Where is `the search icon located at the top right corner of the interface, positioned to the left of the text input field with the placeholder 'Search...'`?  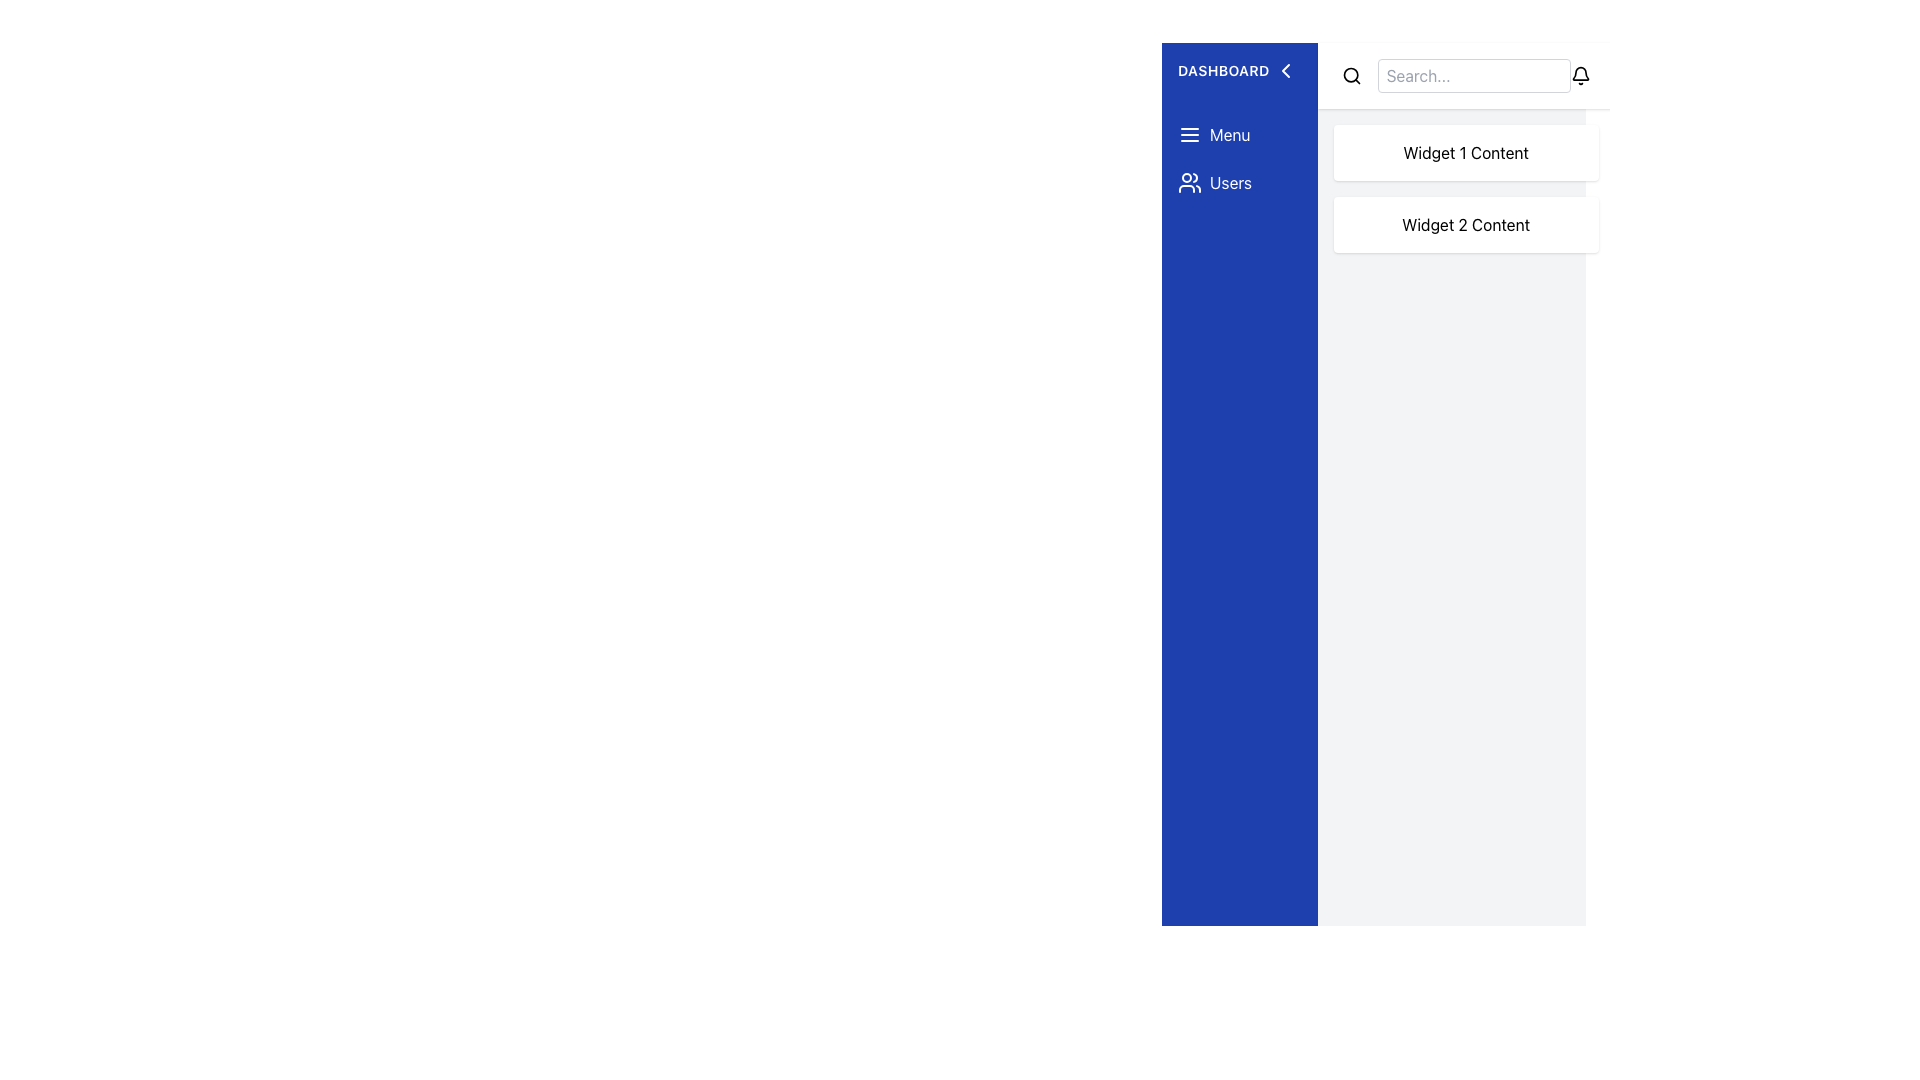 the search icon located at the top right corner of the interface, positioned to the left of the text input field with the placeholder 'Search...' is located at coordinates (1351, 75).